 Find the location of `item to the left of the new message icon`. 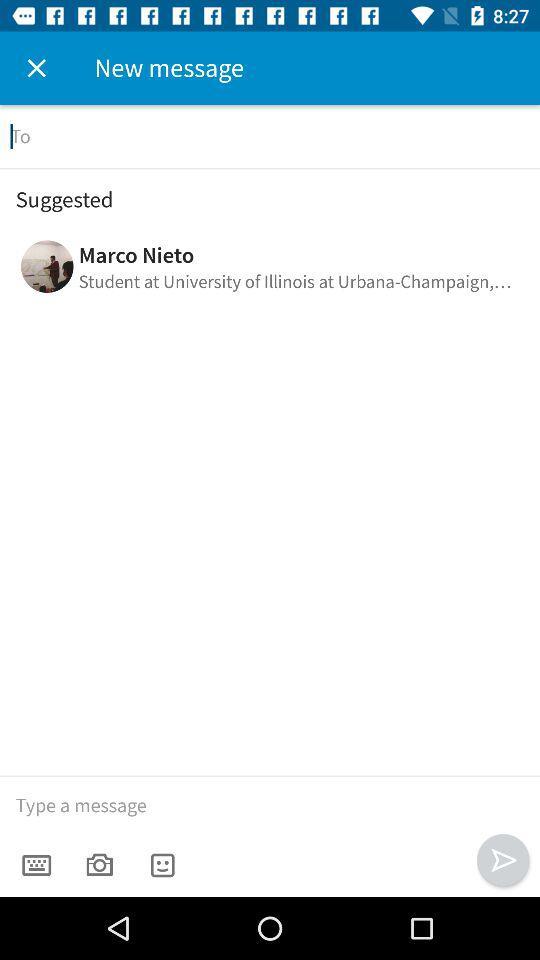

item to the left of the new message icon is located at coordinates (36, 68).